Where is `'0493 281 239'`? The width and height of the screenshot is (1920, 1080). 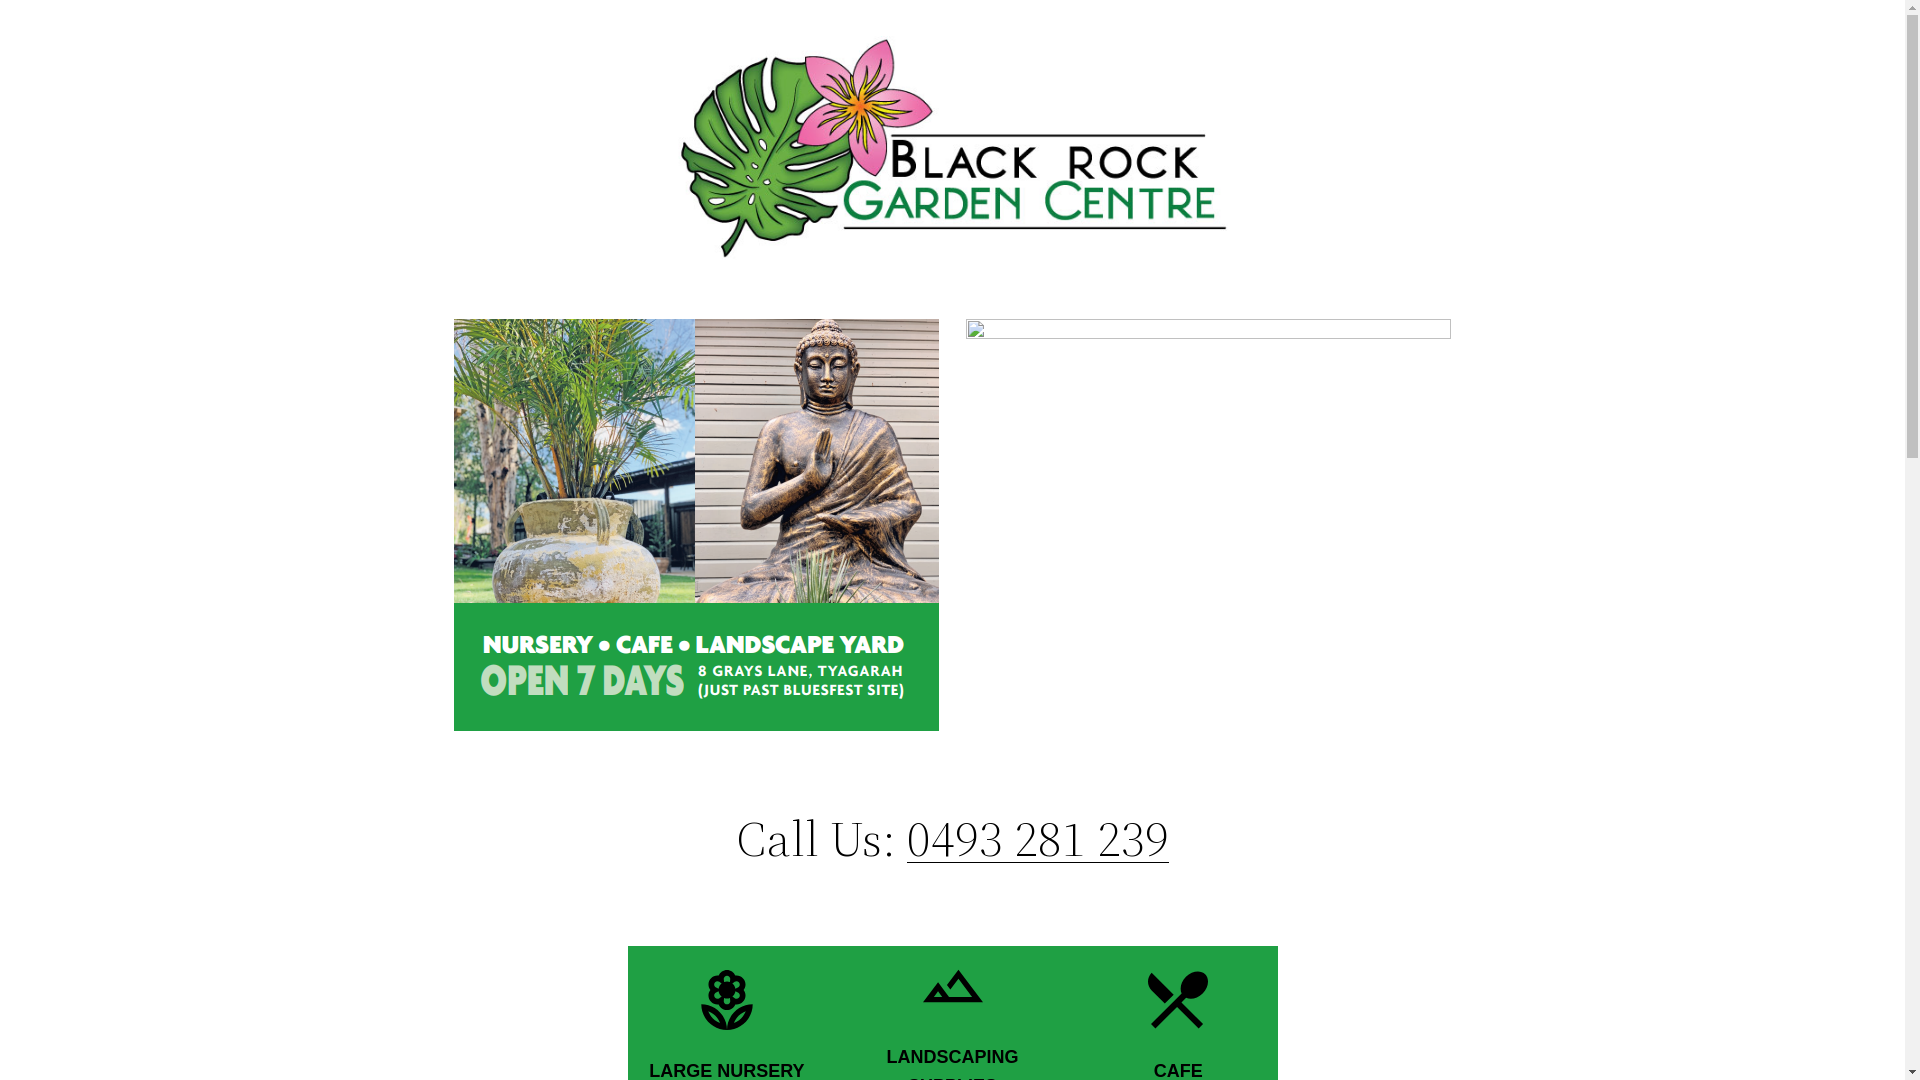
'0493 281 239' is located at coordinates (906, 838).